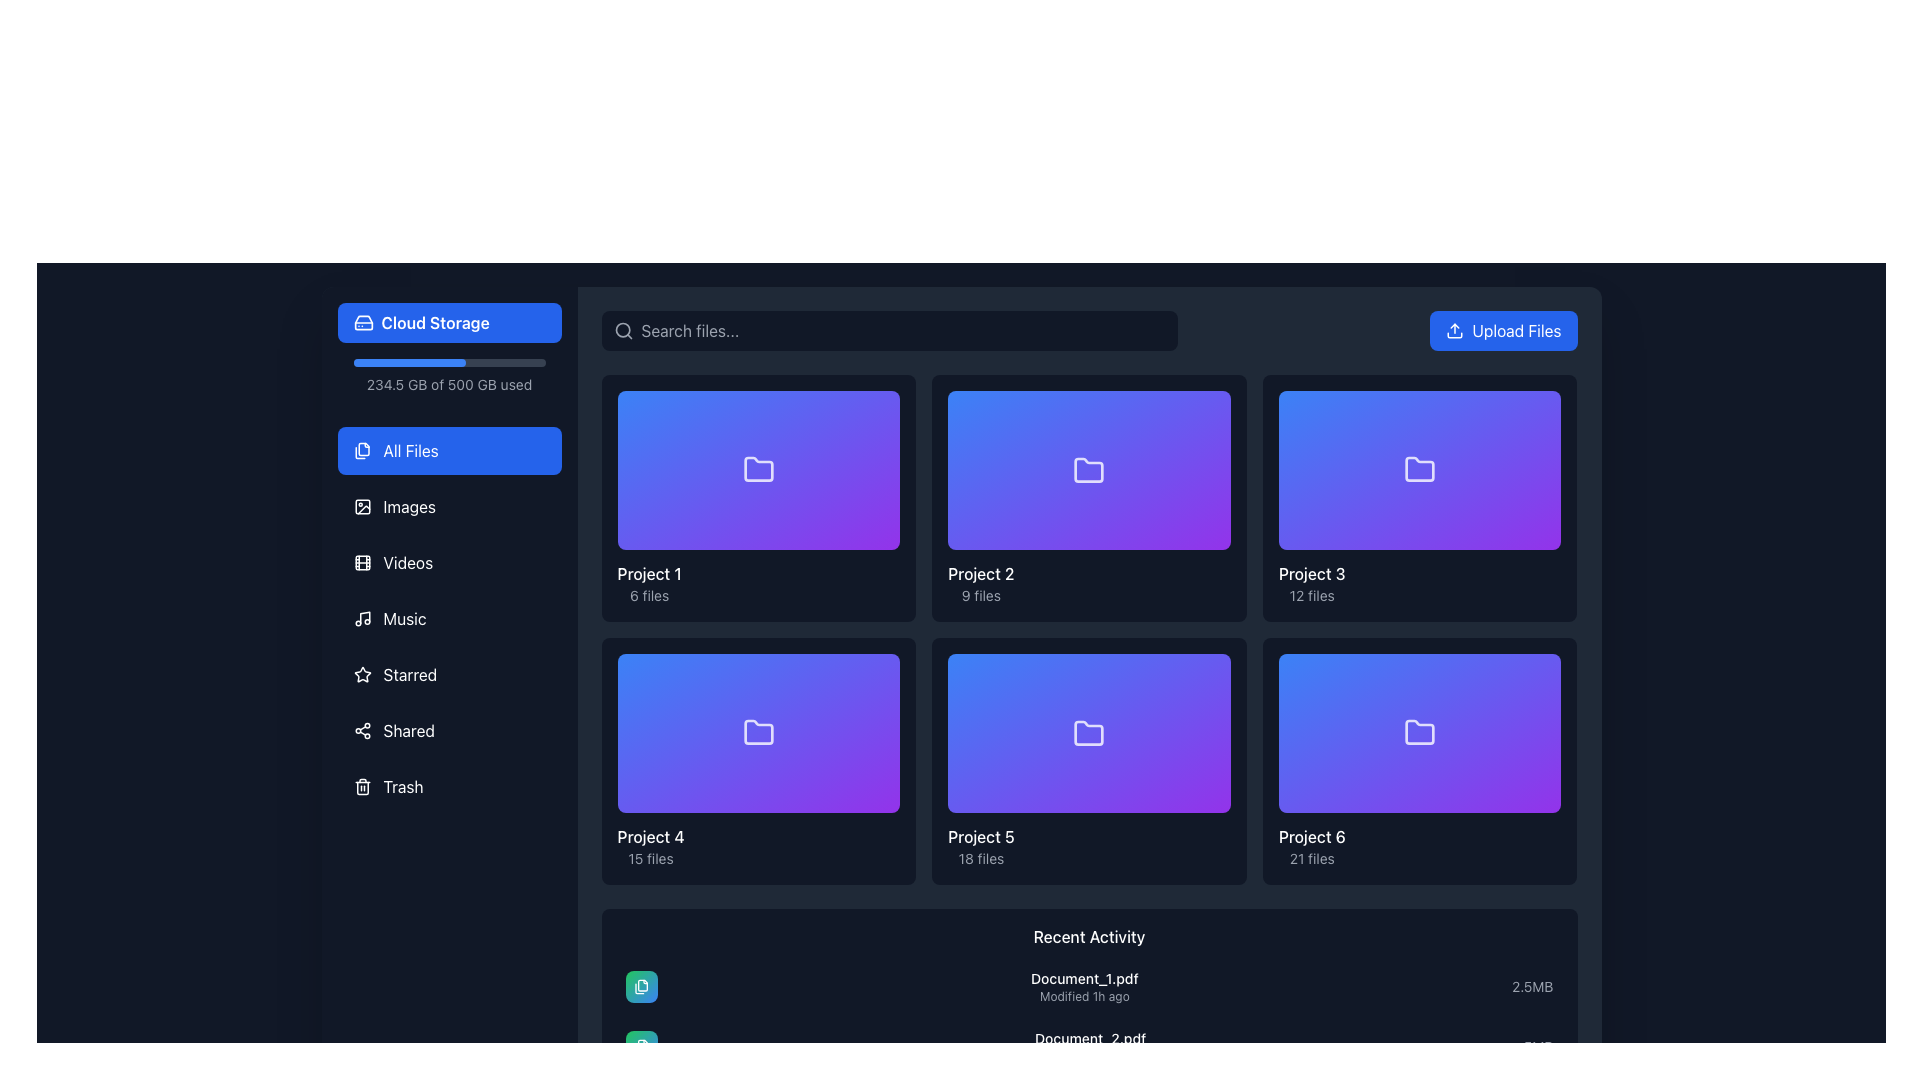 The image size is (1920, 1080). I want to click on the text label indicating the number of files in the 'Project 5' folder, located underneath the title text of the 'Project 5' card, so click(981, 858).